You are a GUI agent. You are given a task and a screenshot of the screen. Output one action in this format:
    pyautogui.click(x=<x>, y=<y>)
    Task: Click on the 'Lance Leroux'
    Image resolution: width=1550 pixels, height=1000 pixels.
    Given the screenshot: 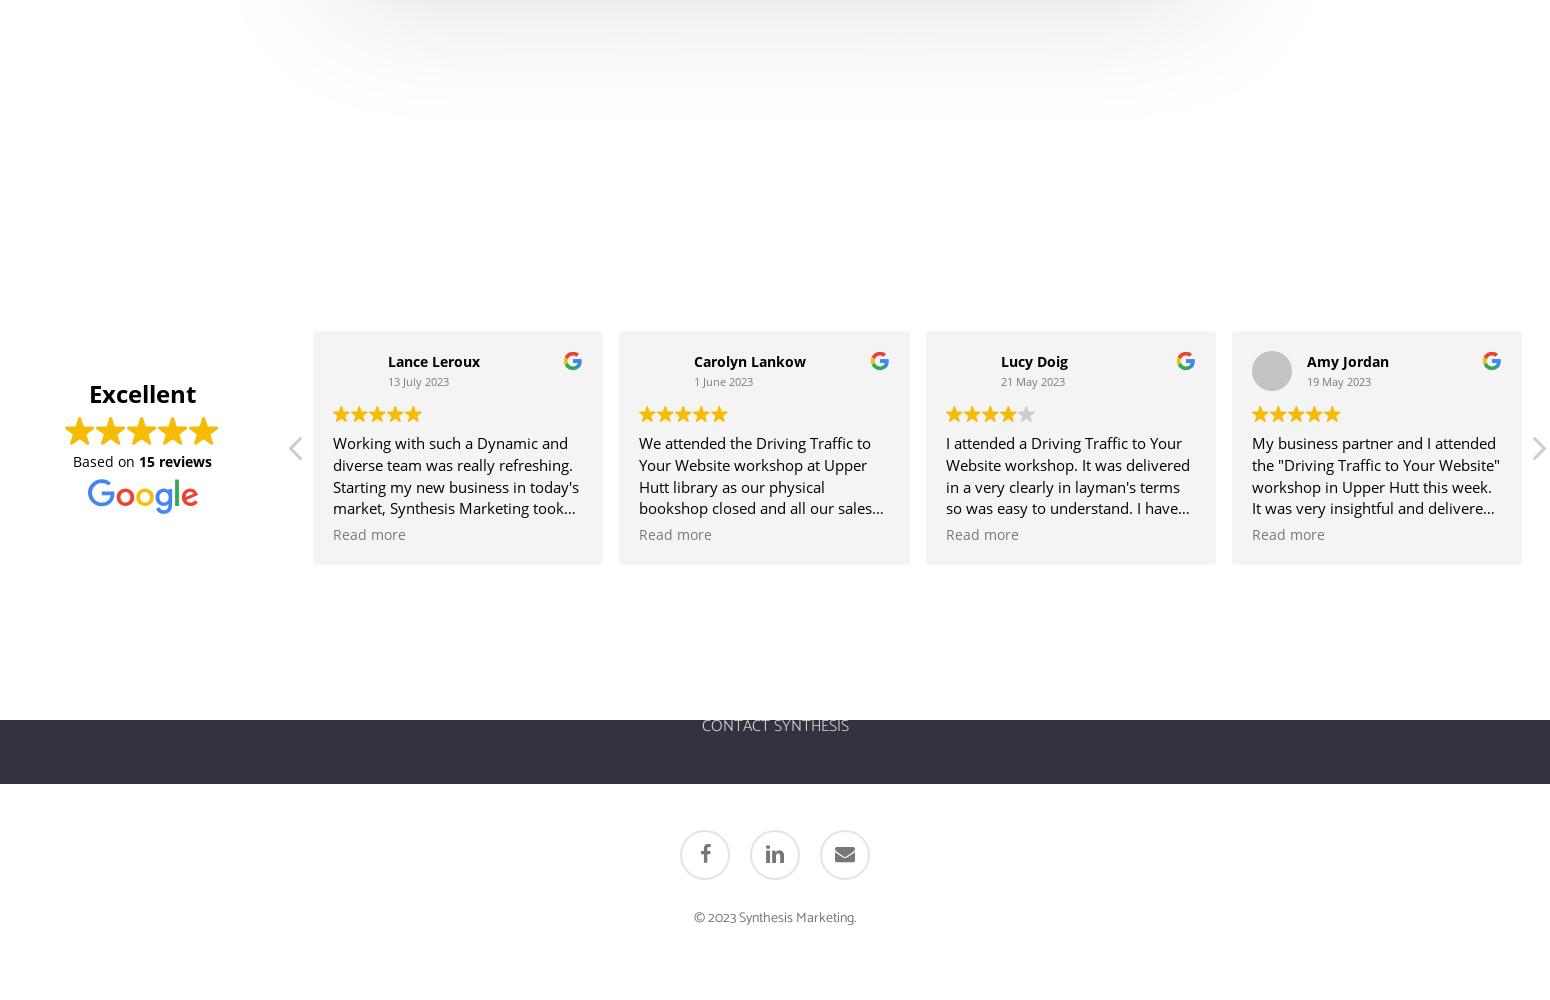 What is the action you would take?
    pyautogui.click(x=434, y=359)
    